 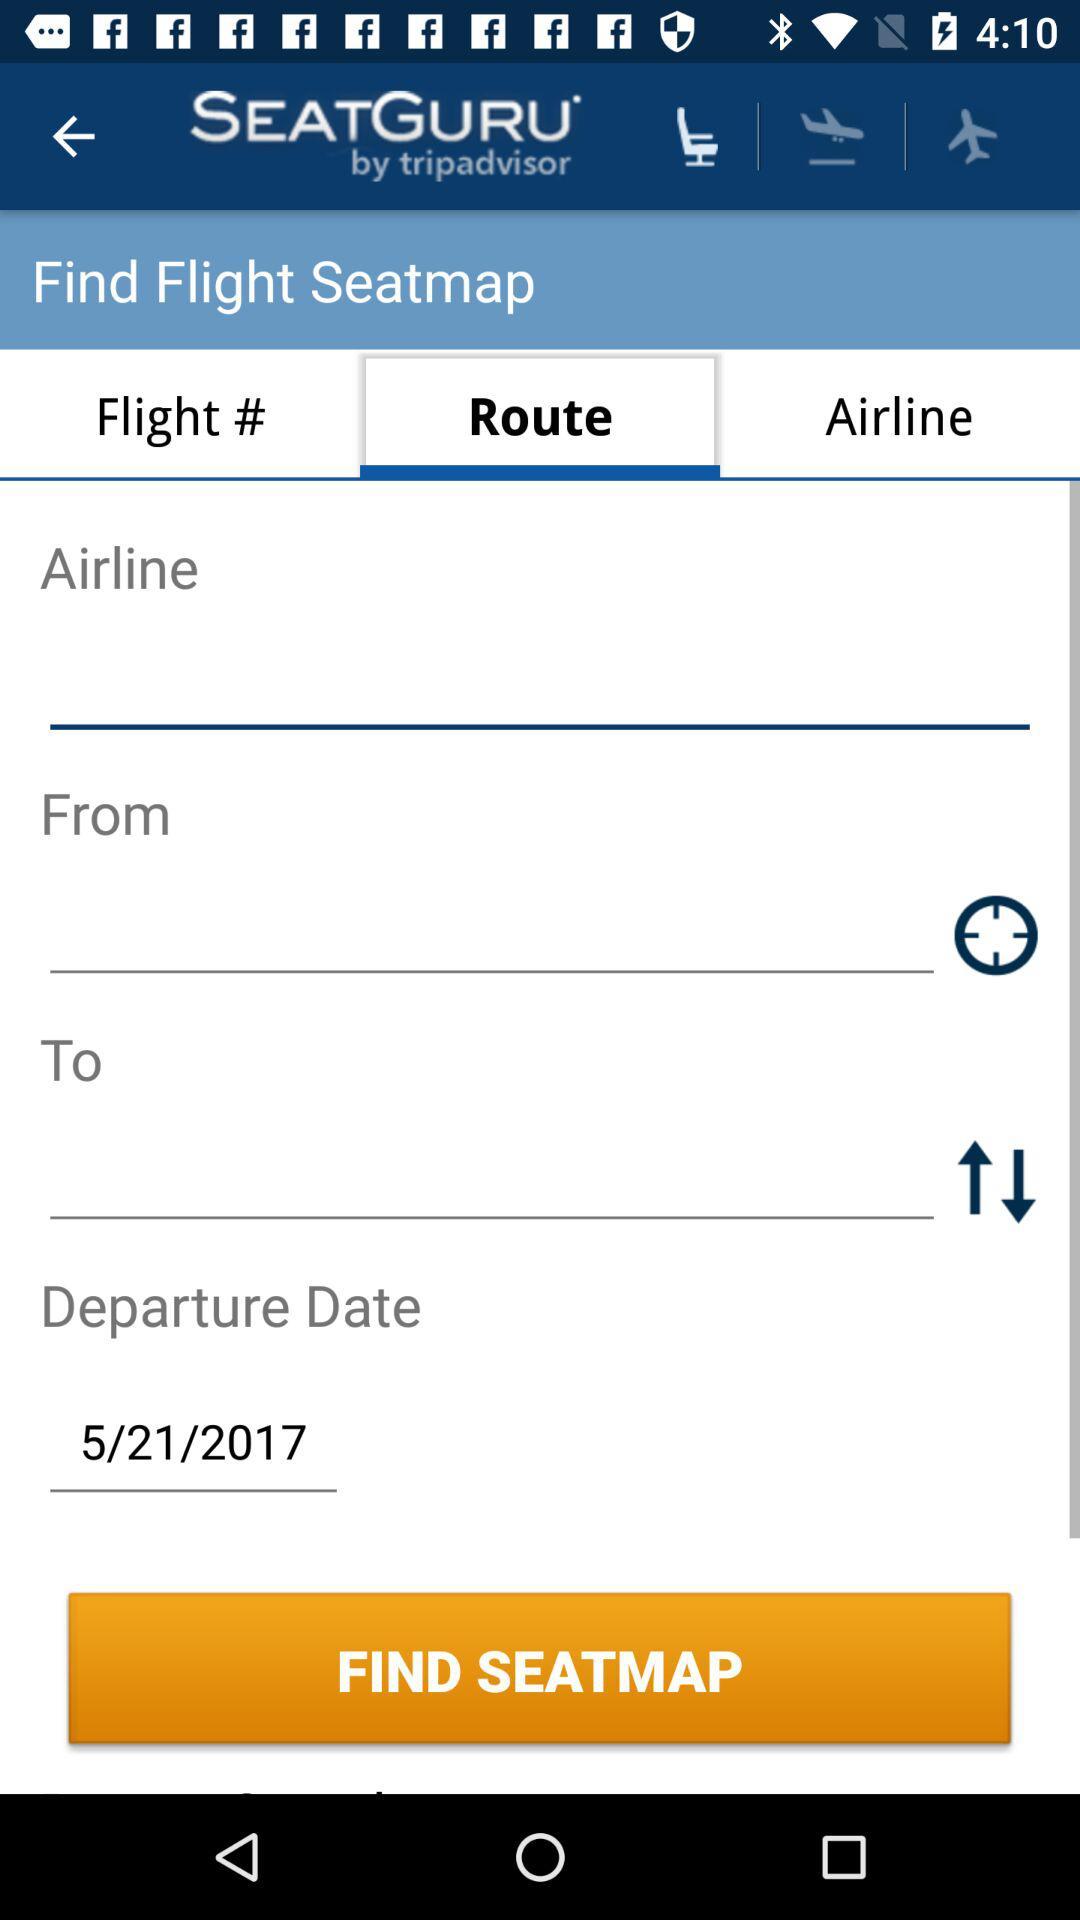 What do you see at coordinates (492, 934) in the screenshot?
I see `departutre location` at bounding box center [492, 934].